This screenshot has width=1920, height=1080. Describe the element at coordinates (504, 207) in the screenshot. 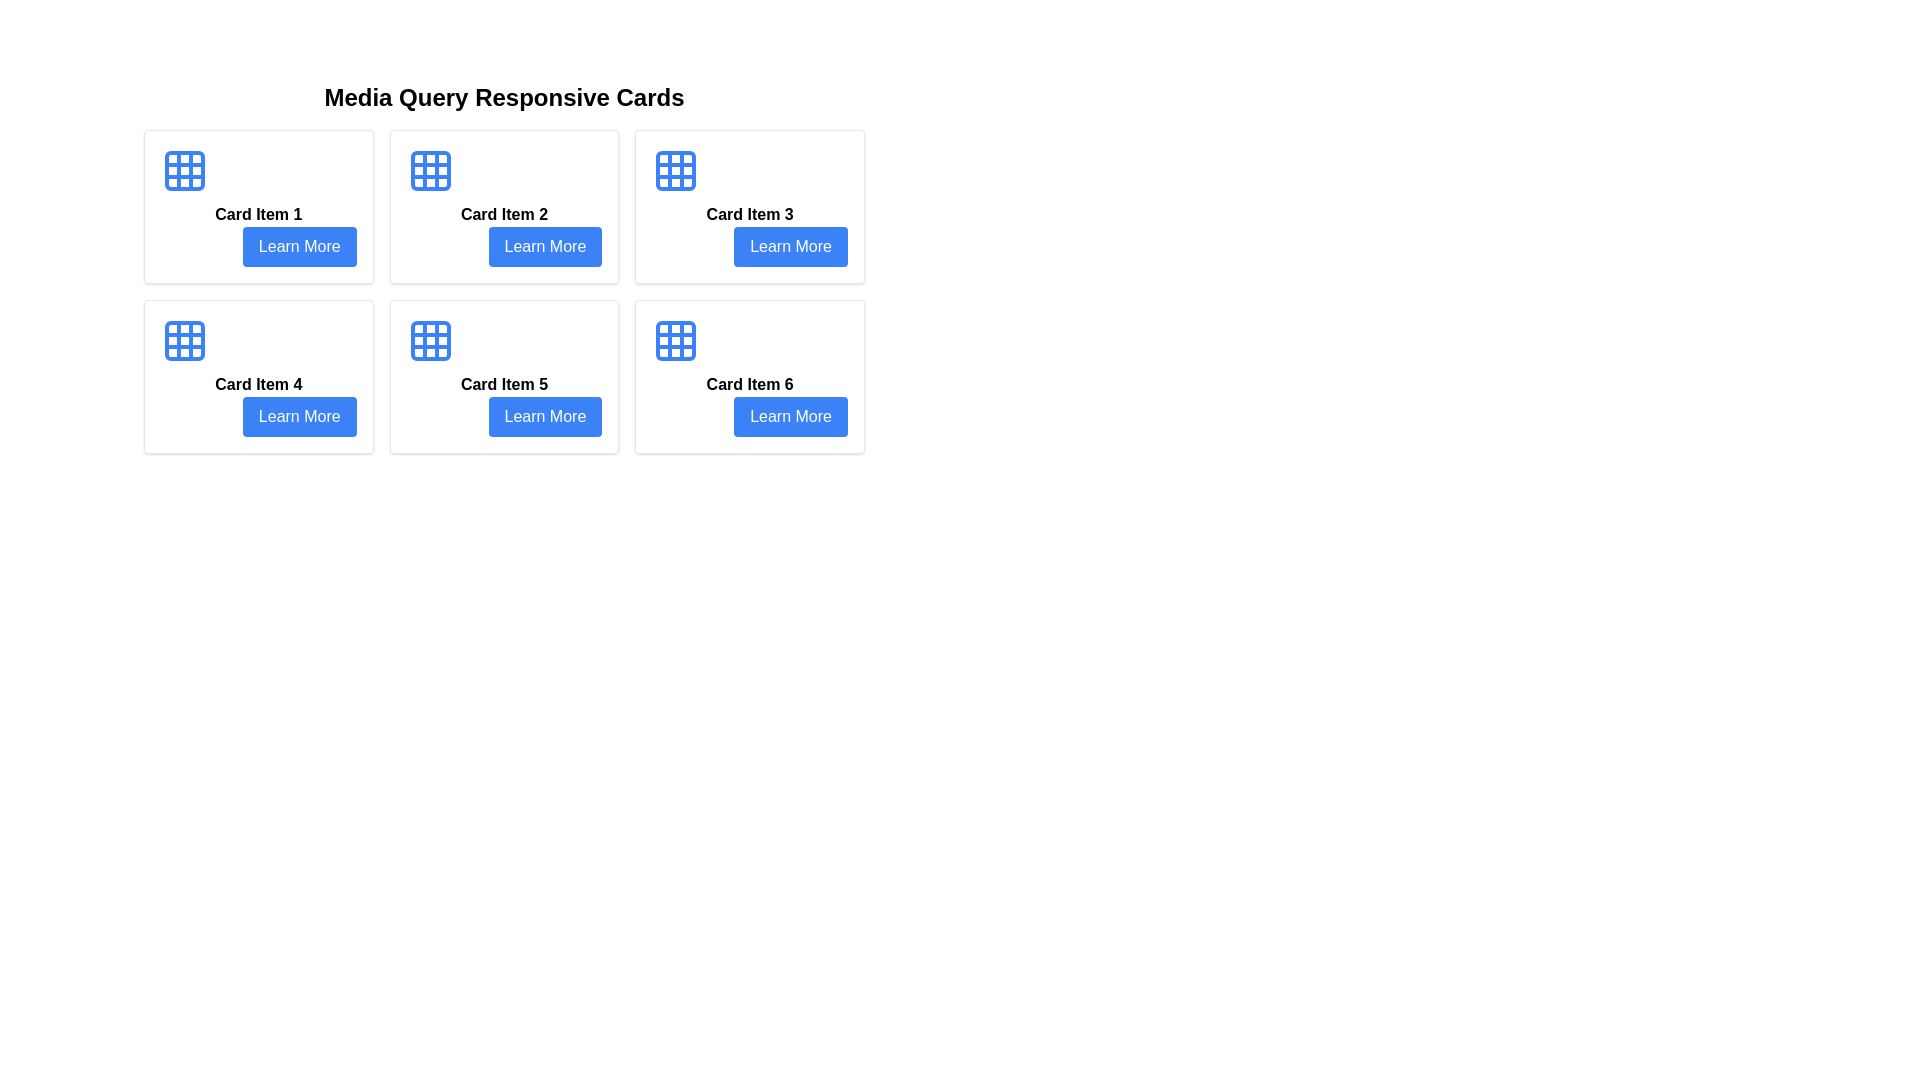

I see `the second card component in the grid layout, which is identified by its rounded appearance, bold text 'Card Item 2', and the blue 'Learn More' button at the bottom` at that location.